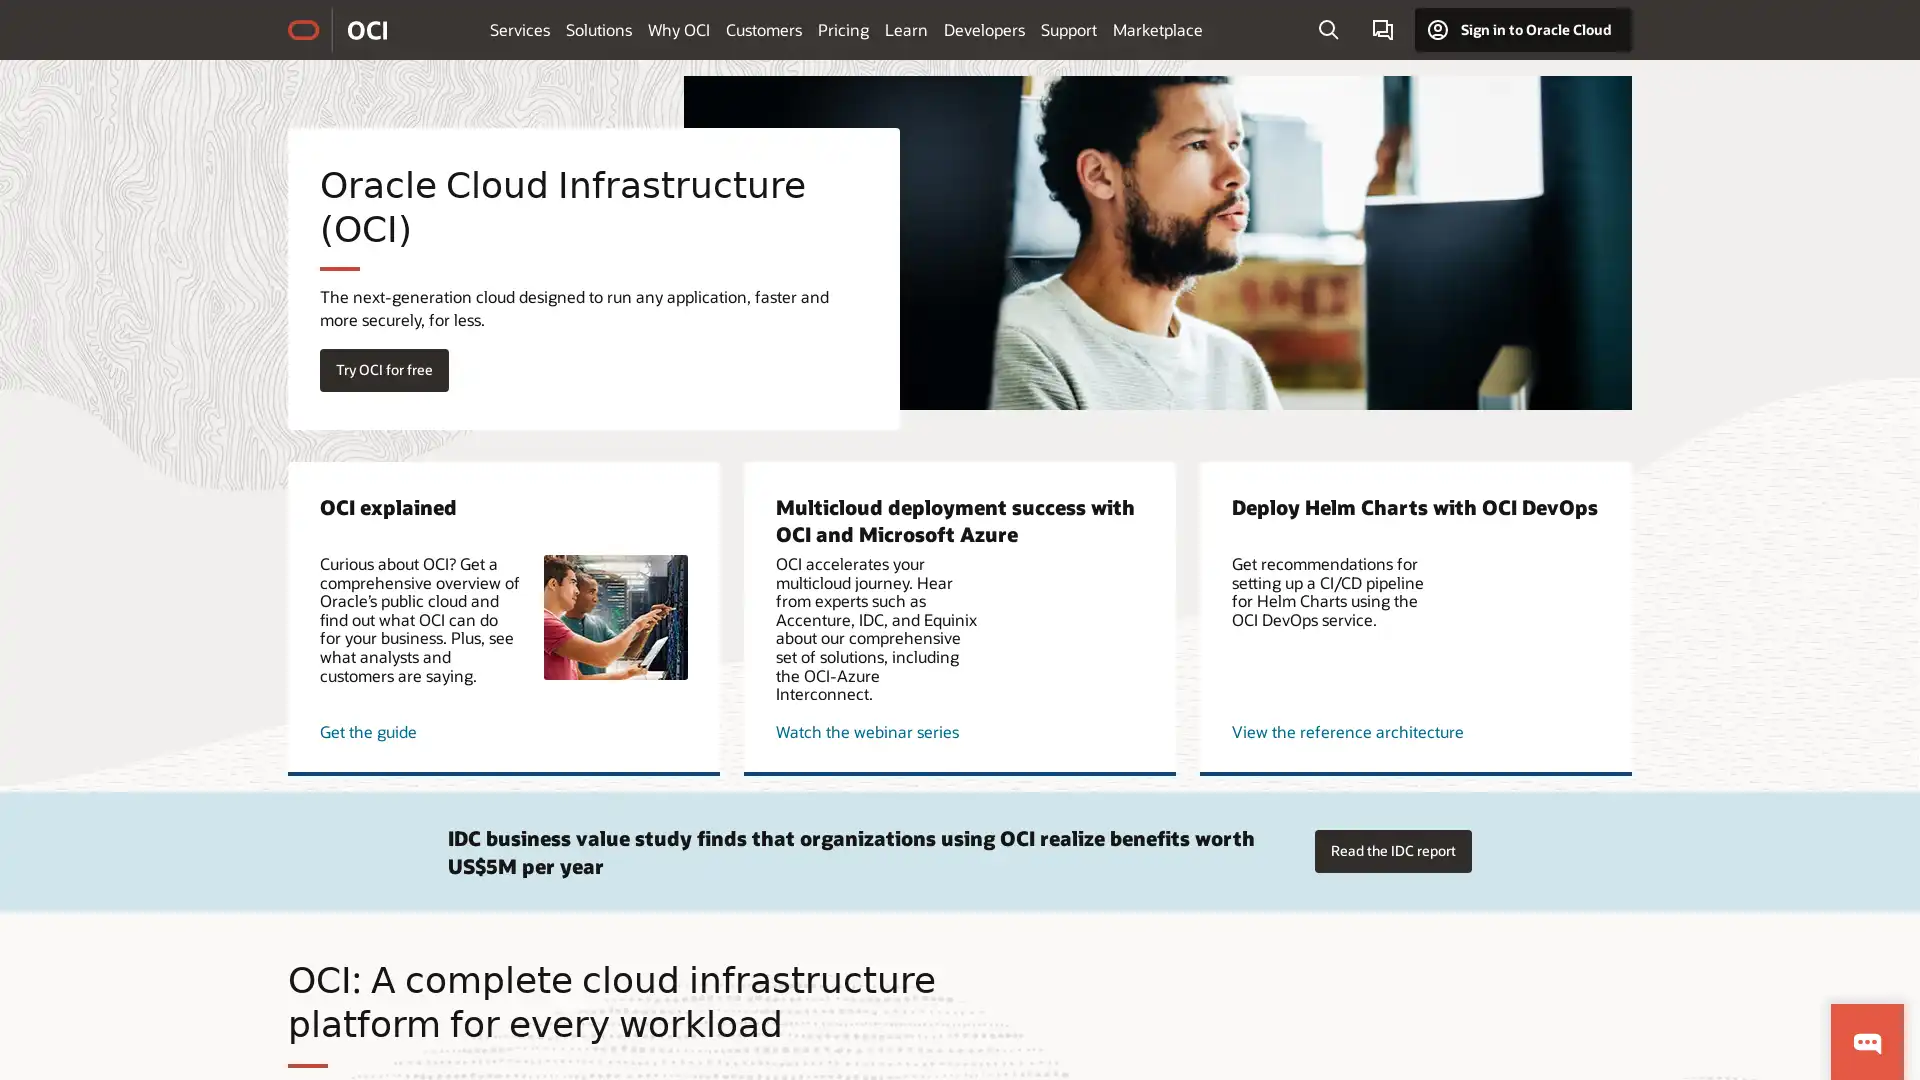 The image size is (1920, 1080). Describe the element at coordinates (678, 29) in the screenshot. I see `Why OCI` at that location.